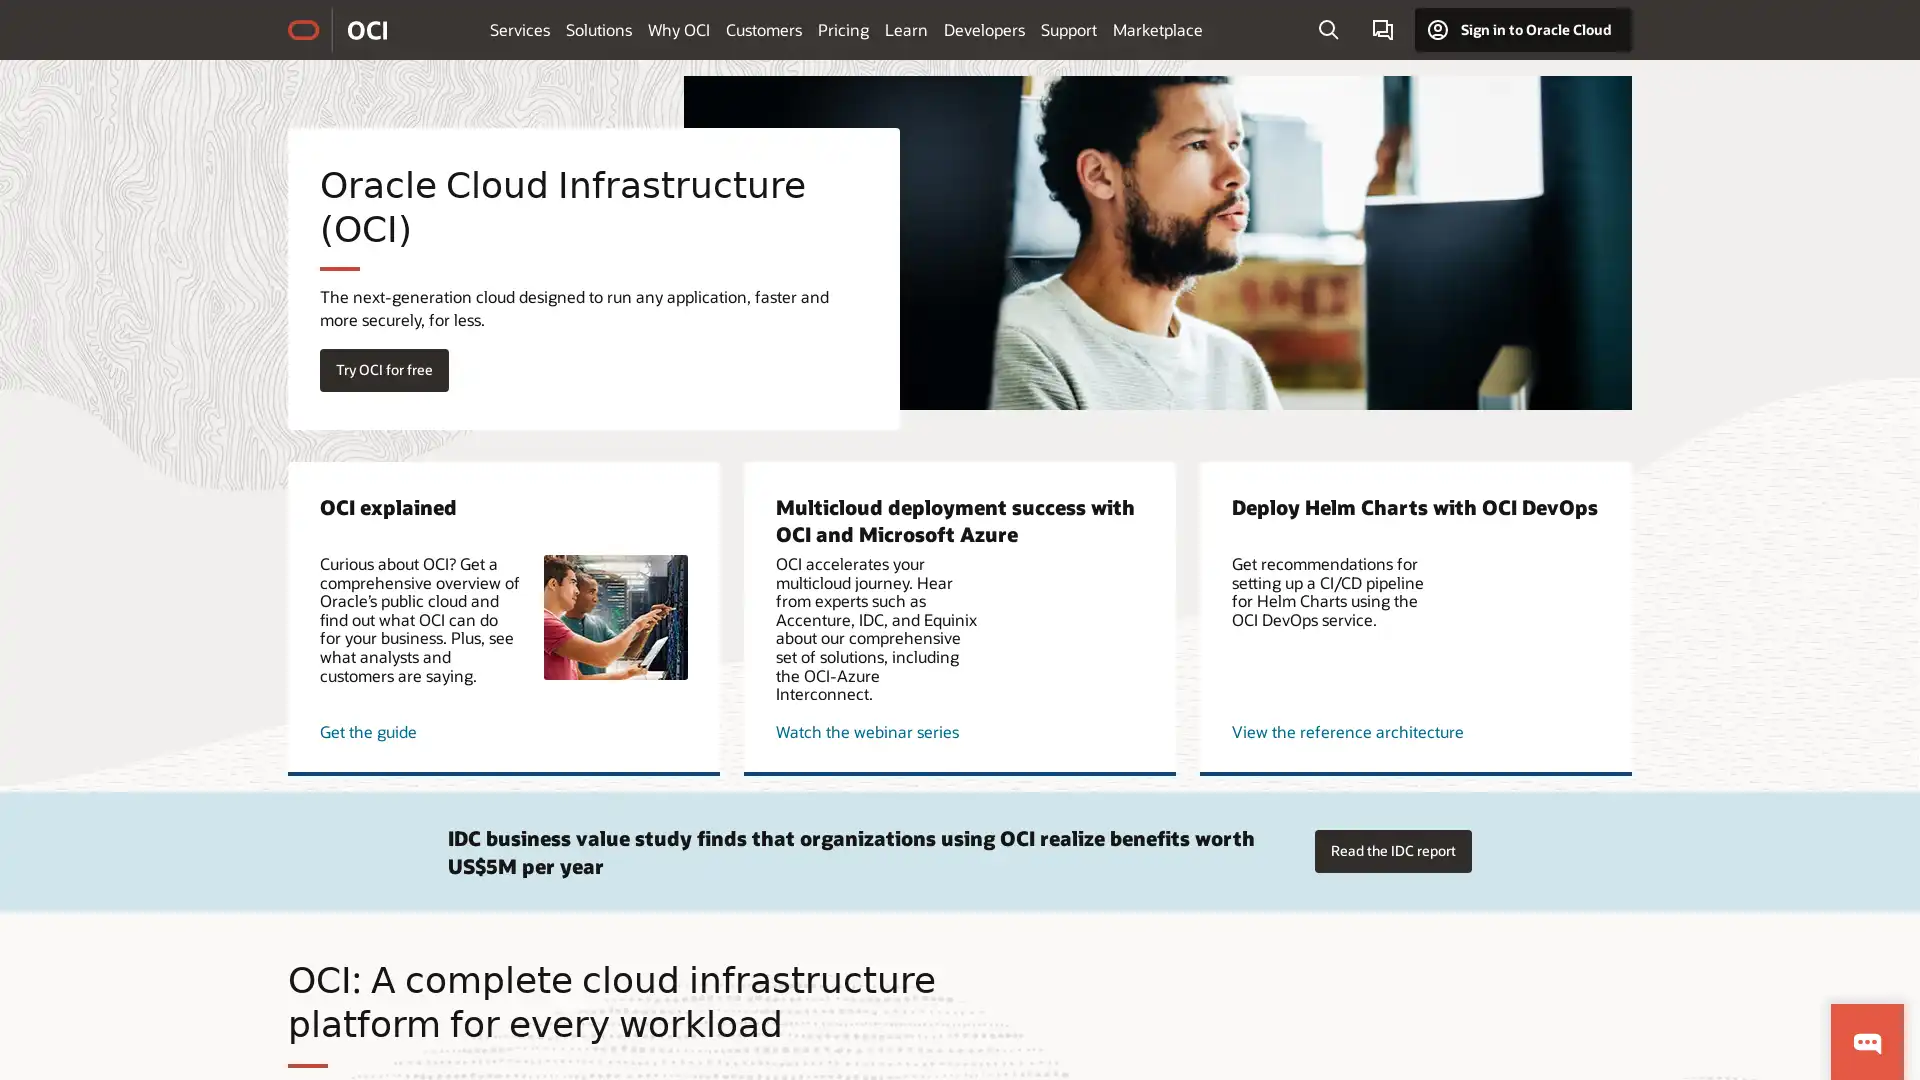 The image size is (1920, 1080). Describe the element at coordinates (678, 29) in the screenshot. I see `Why OCI` at that location.